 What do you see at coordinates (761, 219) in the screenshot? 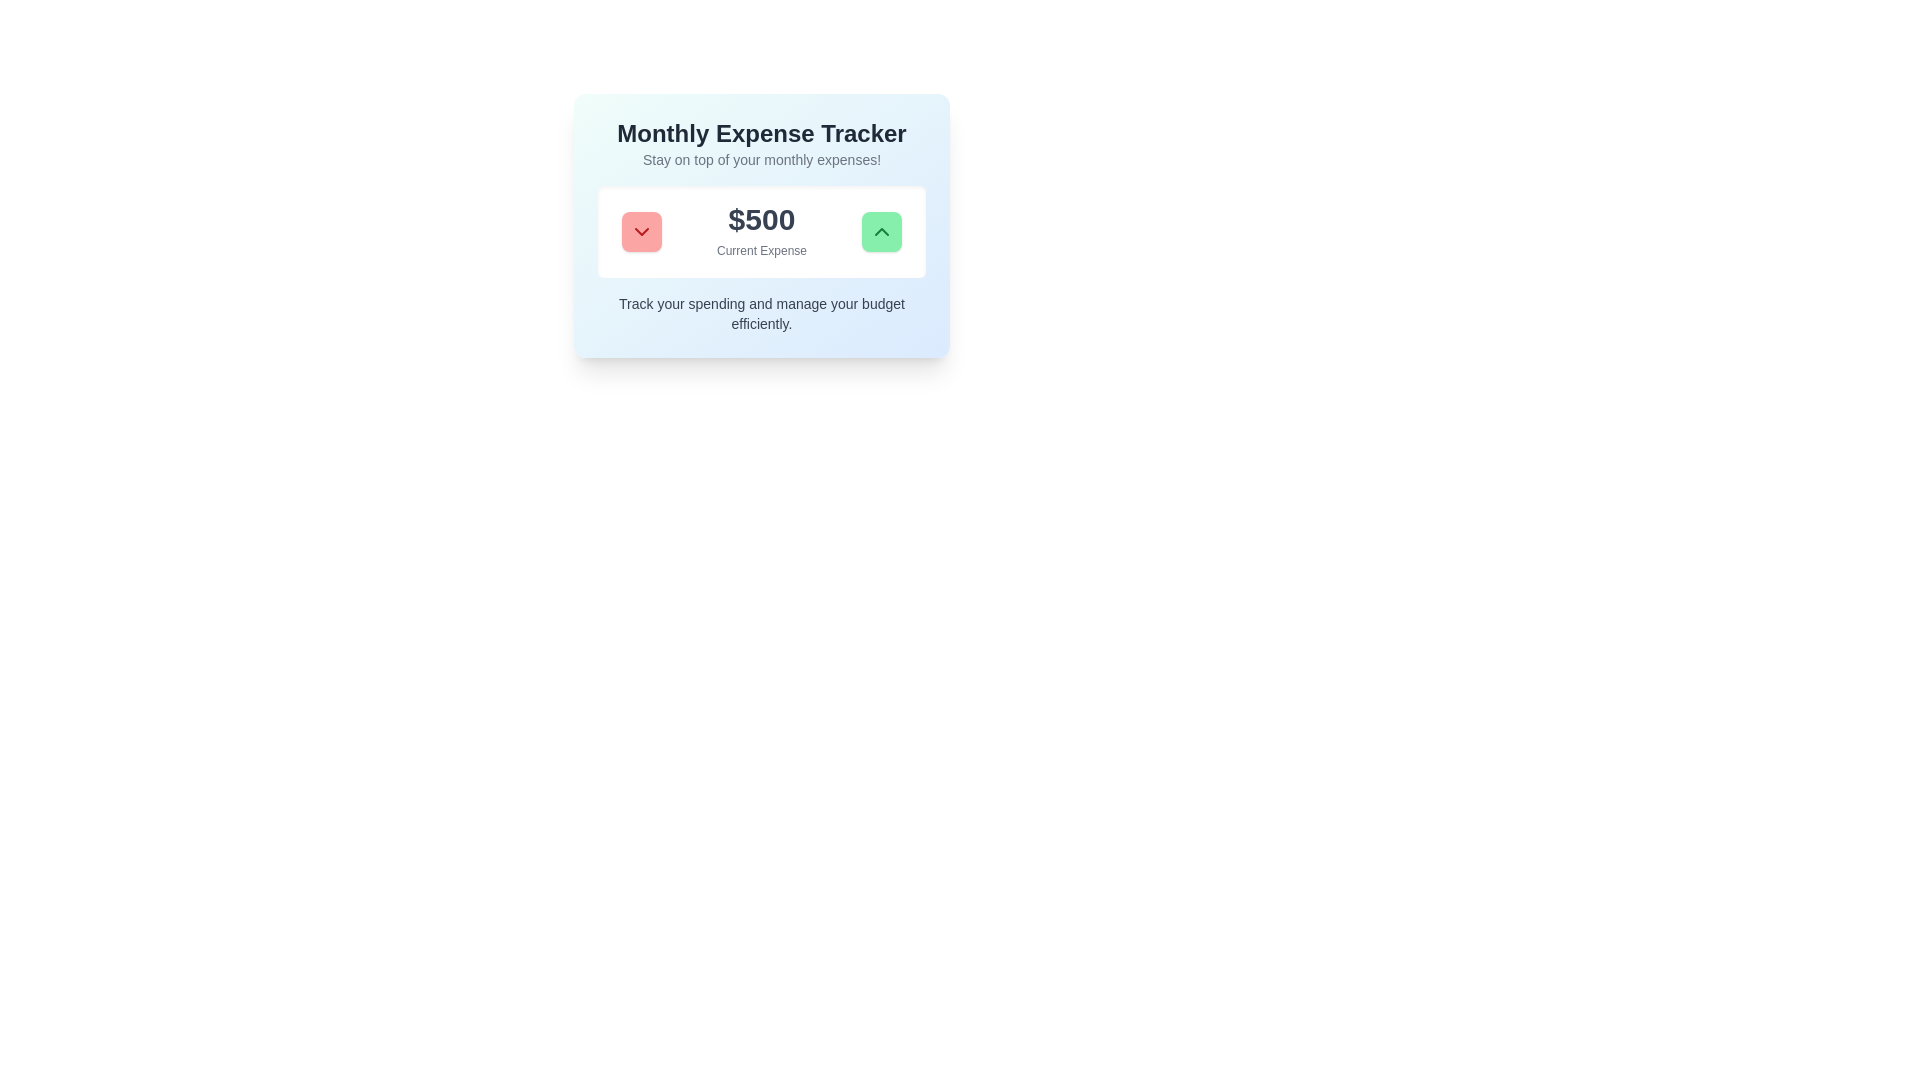
I see `the text display component that shows the amount '$500' in large, bold characters, emphasizing its prominence in the interface` at bounding box center [761, 219].